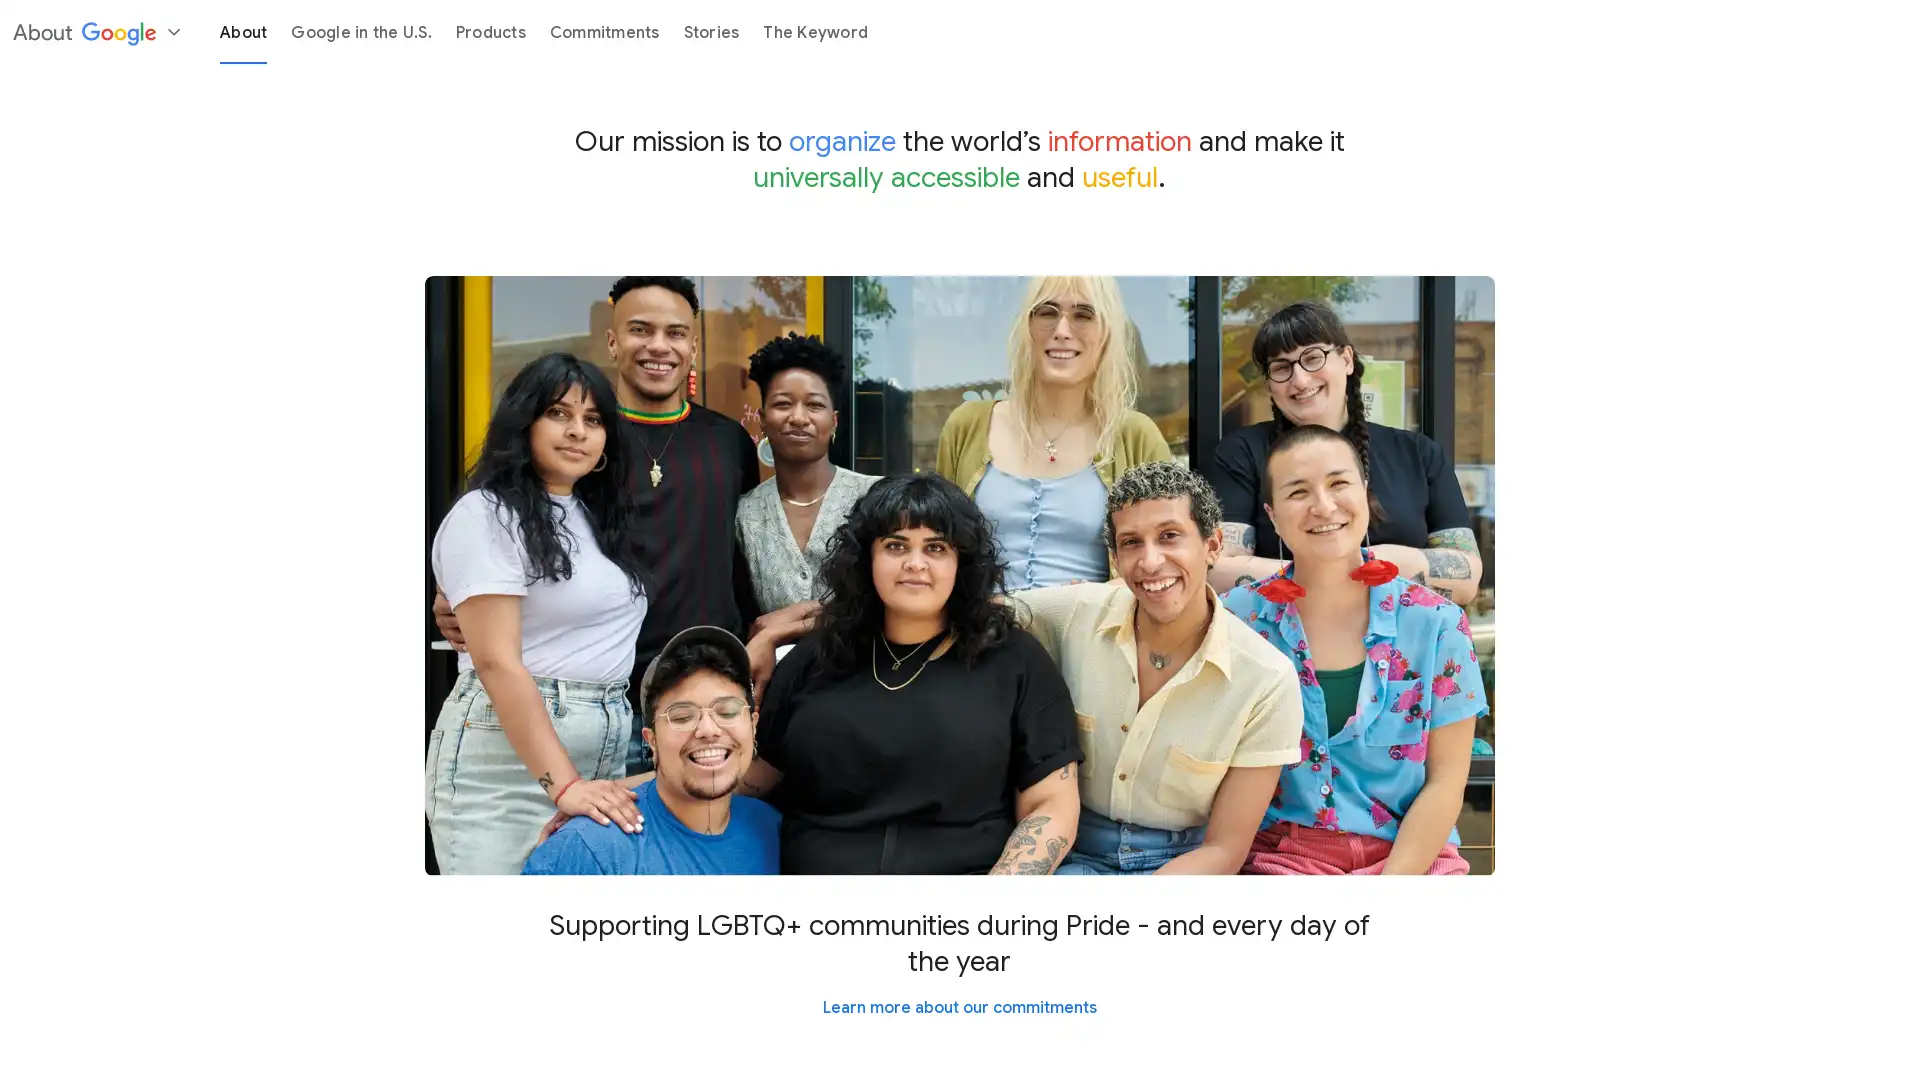 This screenshot has width=1920, height=1080. I want to click on About Google, so click(95, 31).